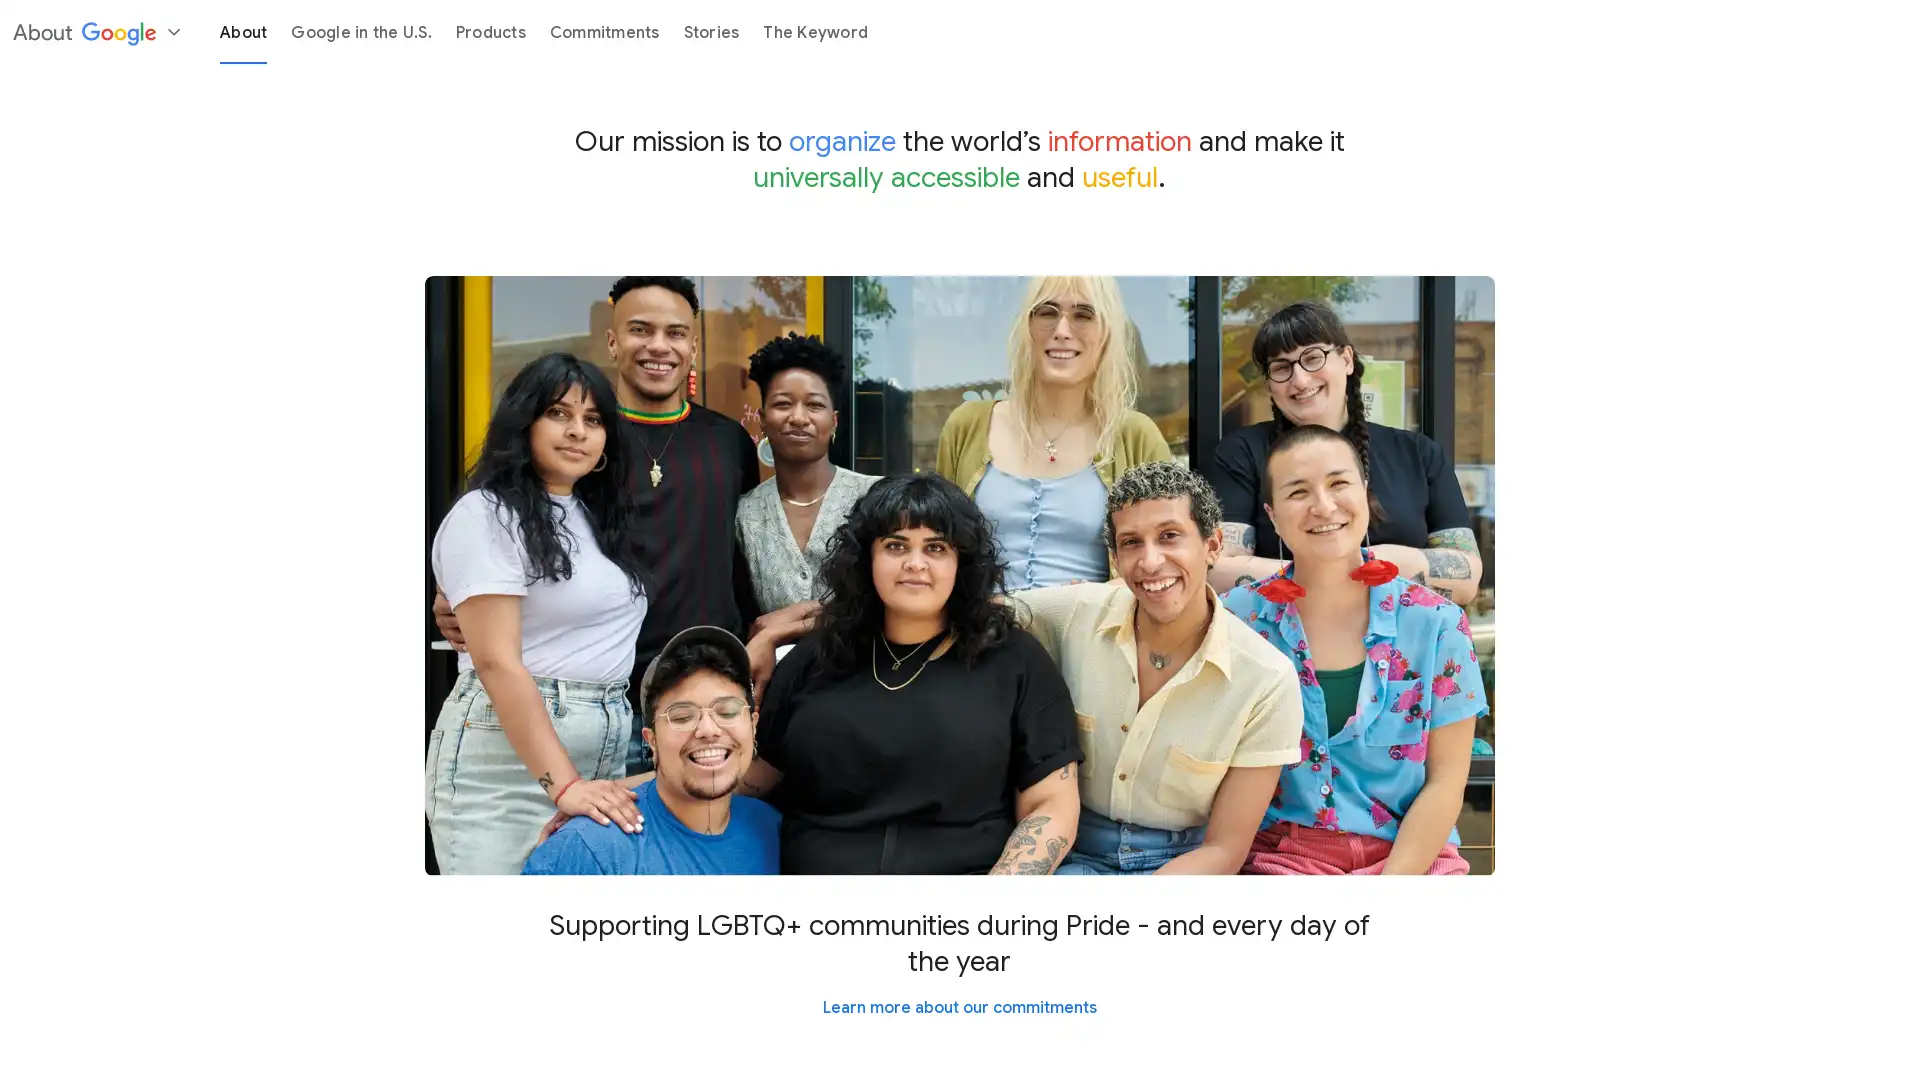 This screenshot has width=1920, height=1080. I want to click on About Google, so click(95, 31).